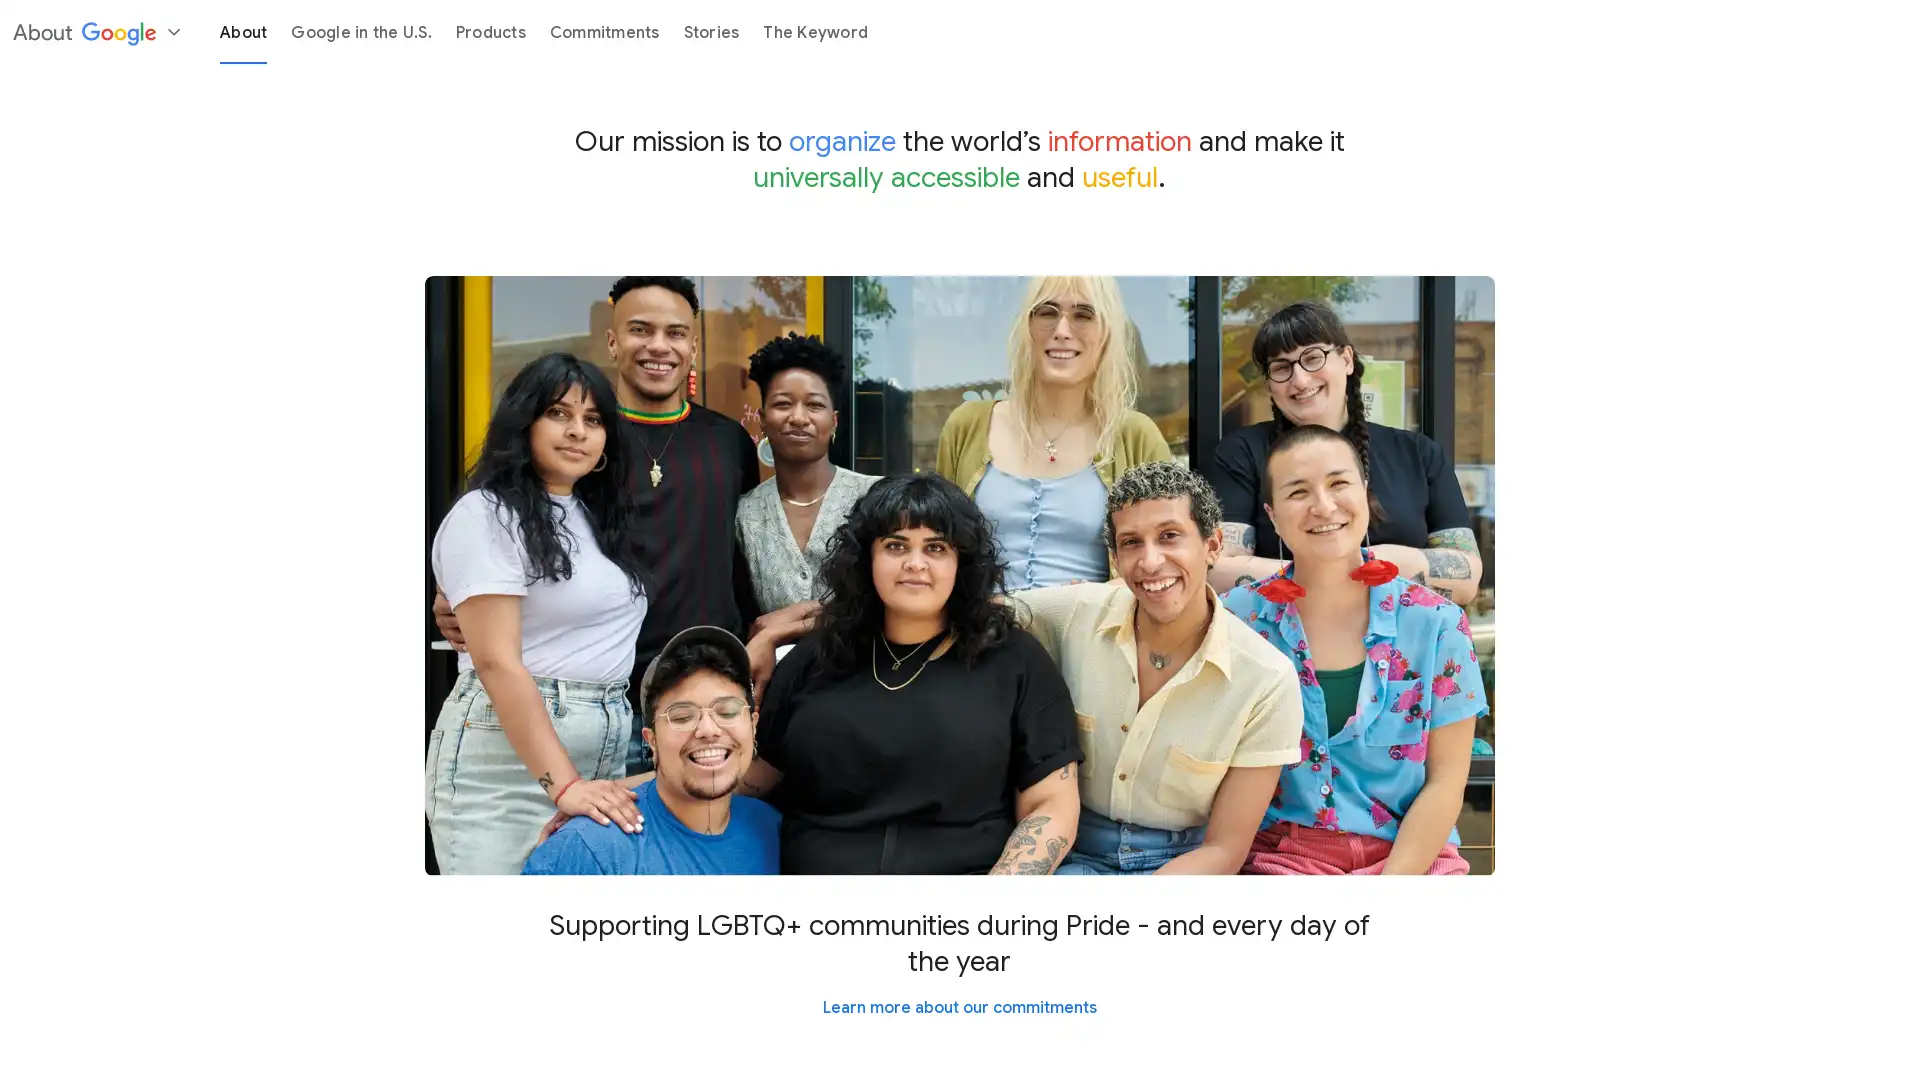 This screenshot has width=1920, height=1080. I want to click on About Google, so click(95, 31).